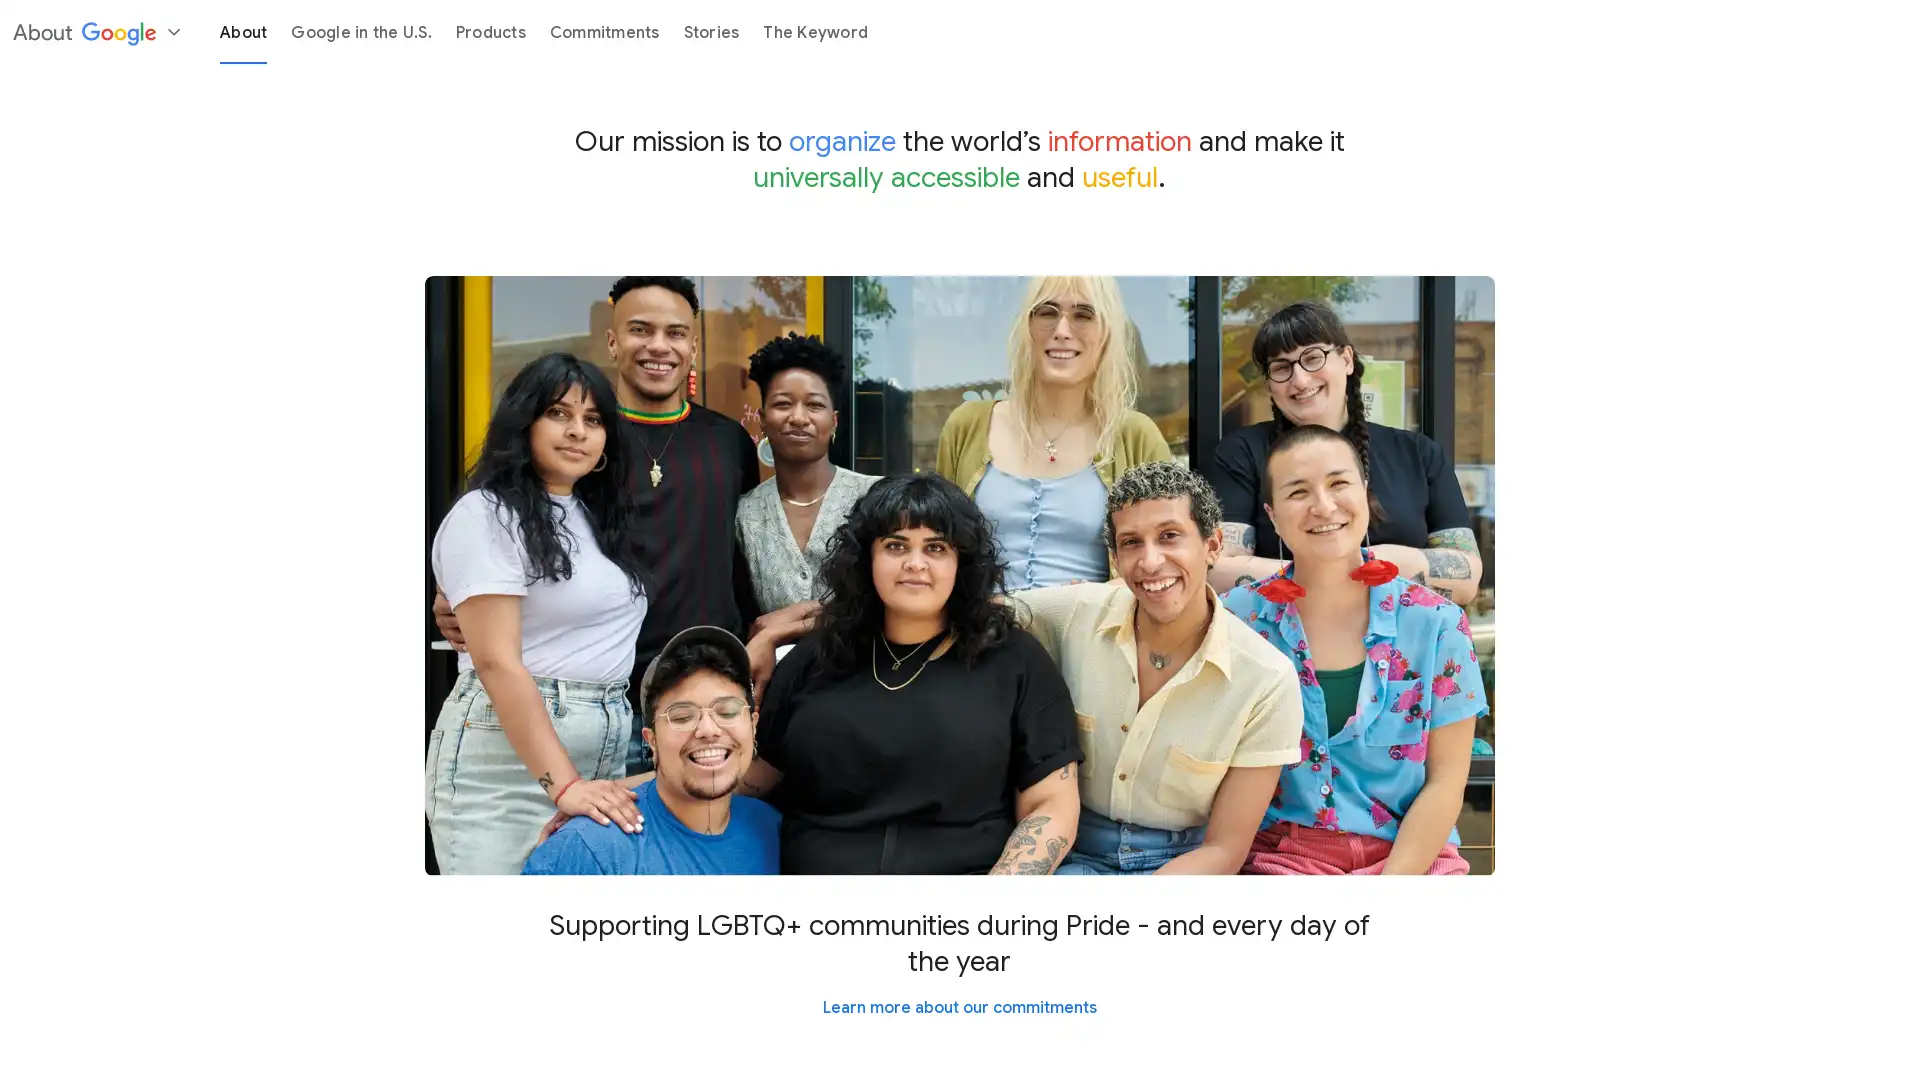 This screenshot has width=1920, height=1080. I want to click on About Google, so click(95, 31).